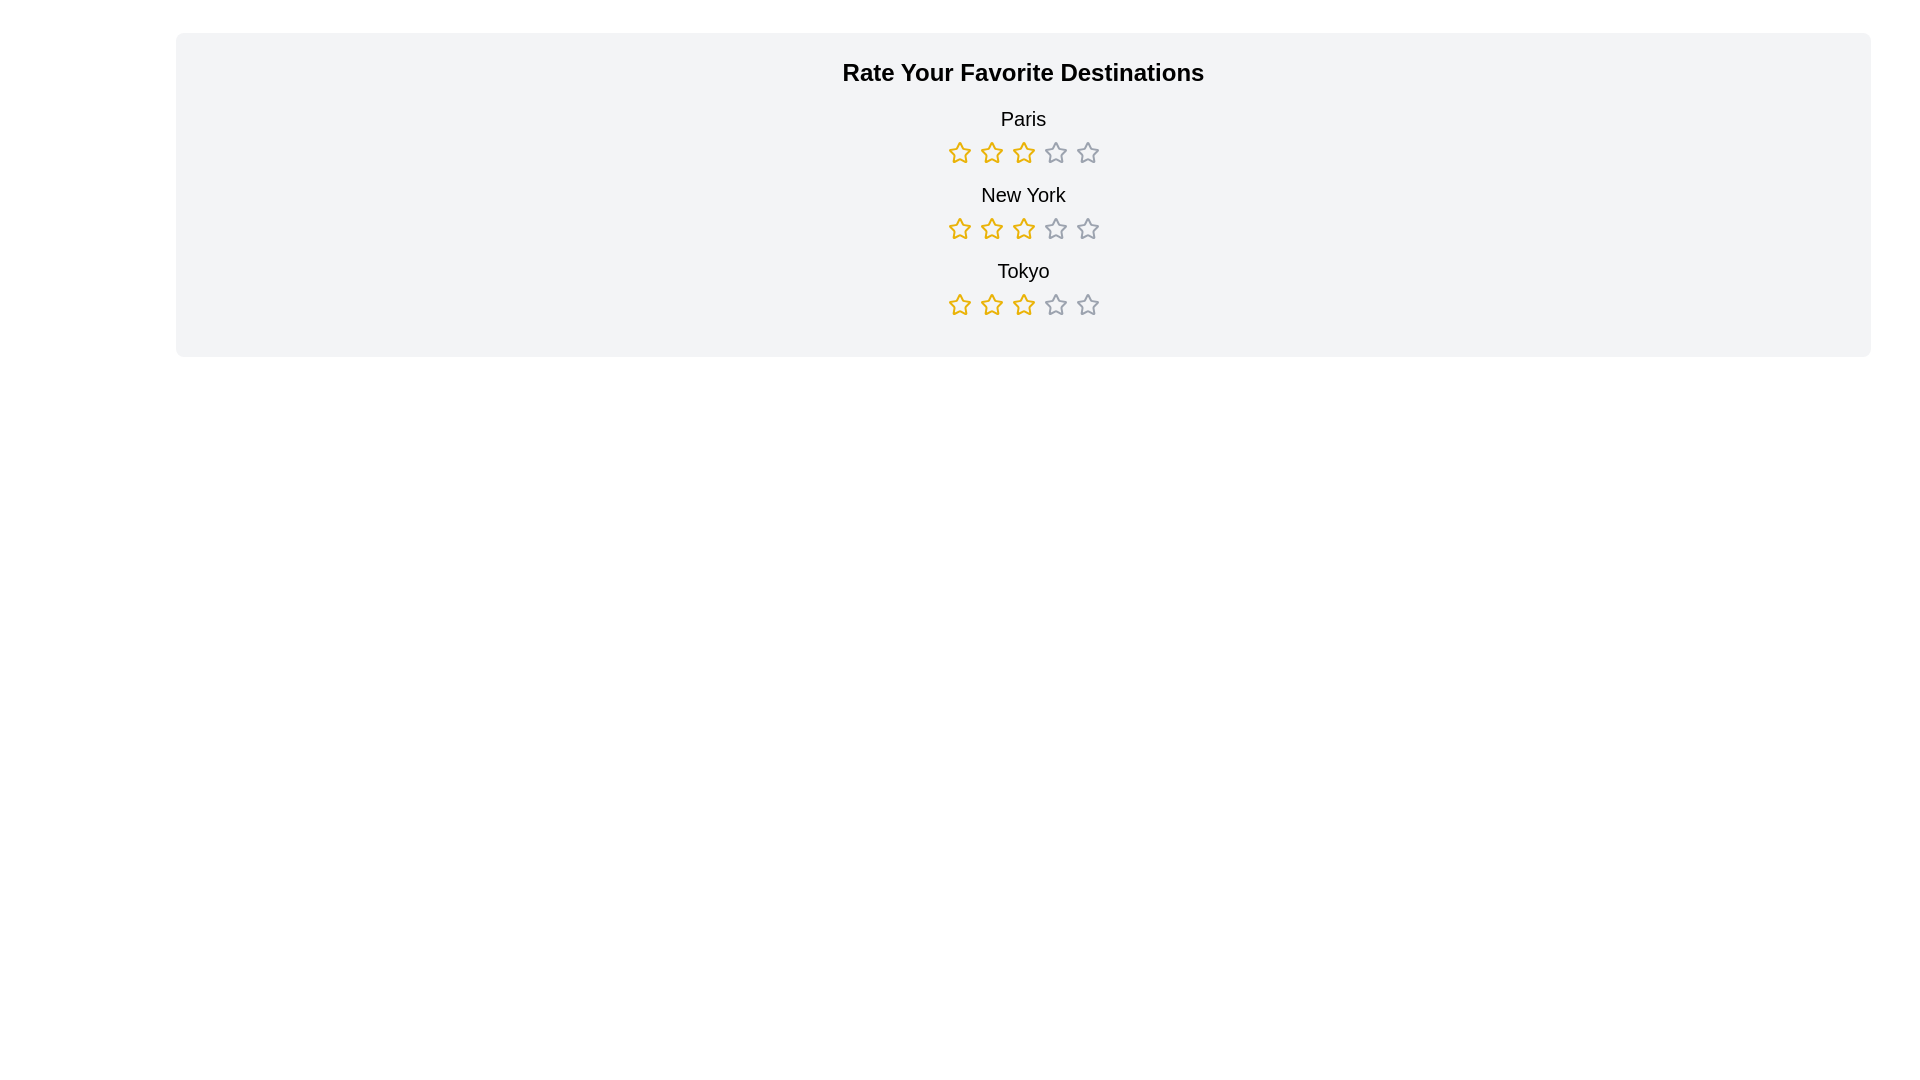 The height and width of the screenshot is (1080, 1920). What do you see at coordinates (1023, 151) in the screenshot?
I see `the third star-shaped icon button in the rating system for the destination 'Paris' to trigger the highlight effect` at bounding box center [1023, 151].